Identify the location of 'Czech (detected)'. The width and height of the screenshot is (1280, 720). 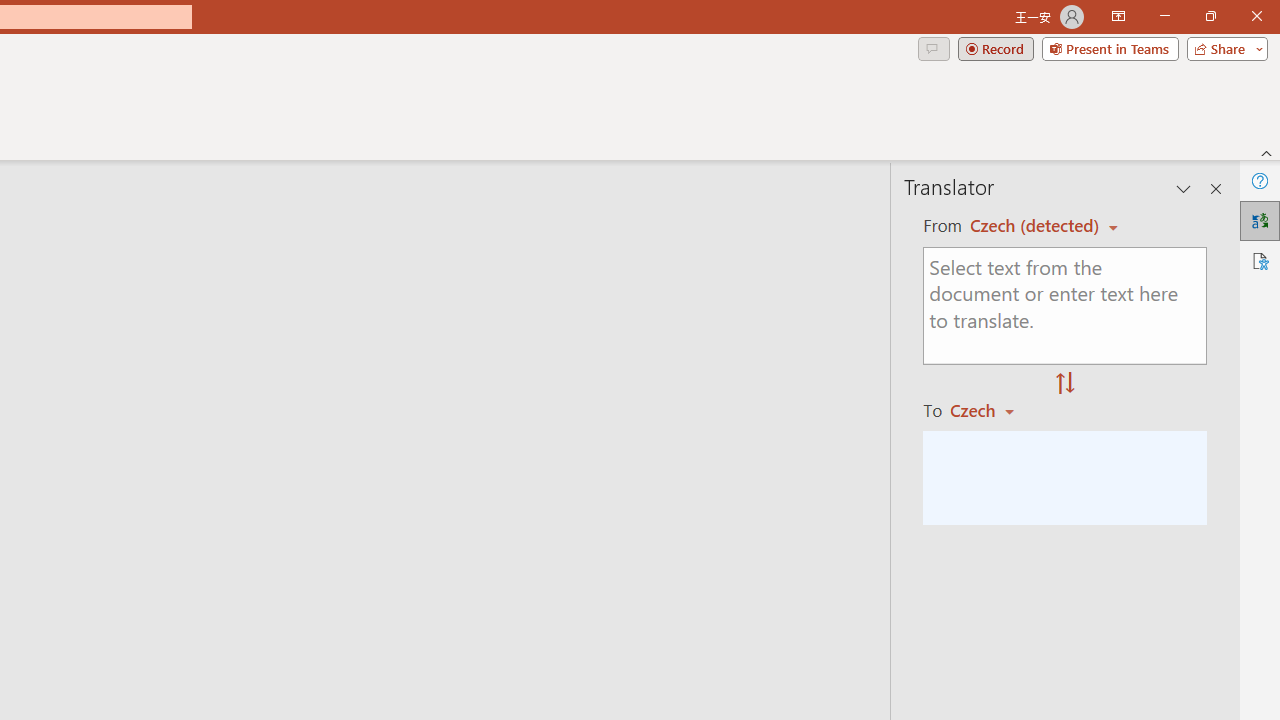
(1037, 225).